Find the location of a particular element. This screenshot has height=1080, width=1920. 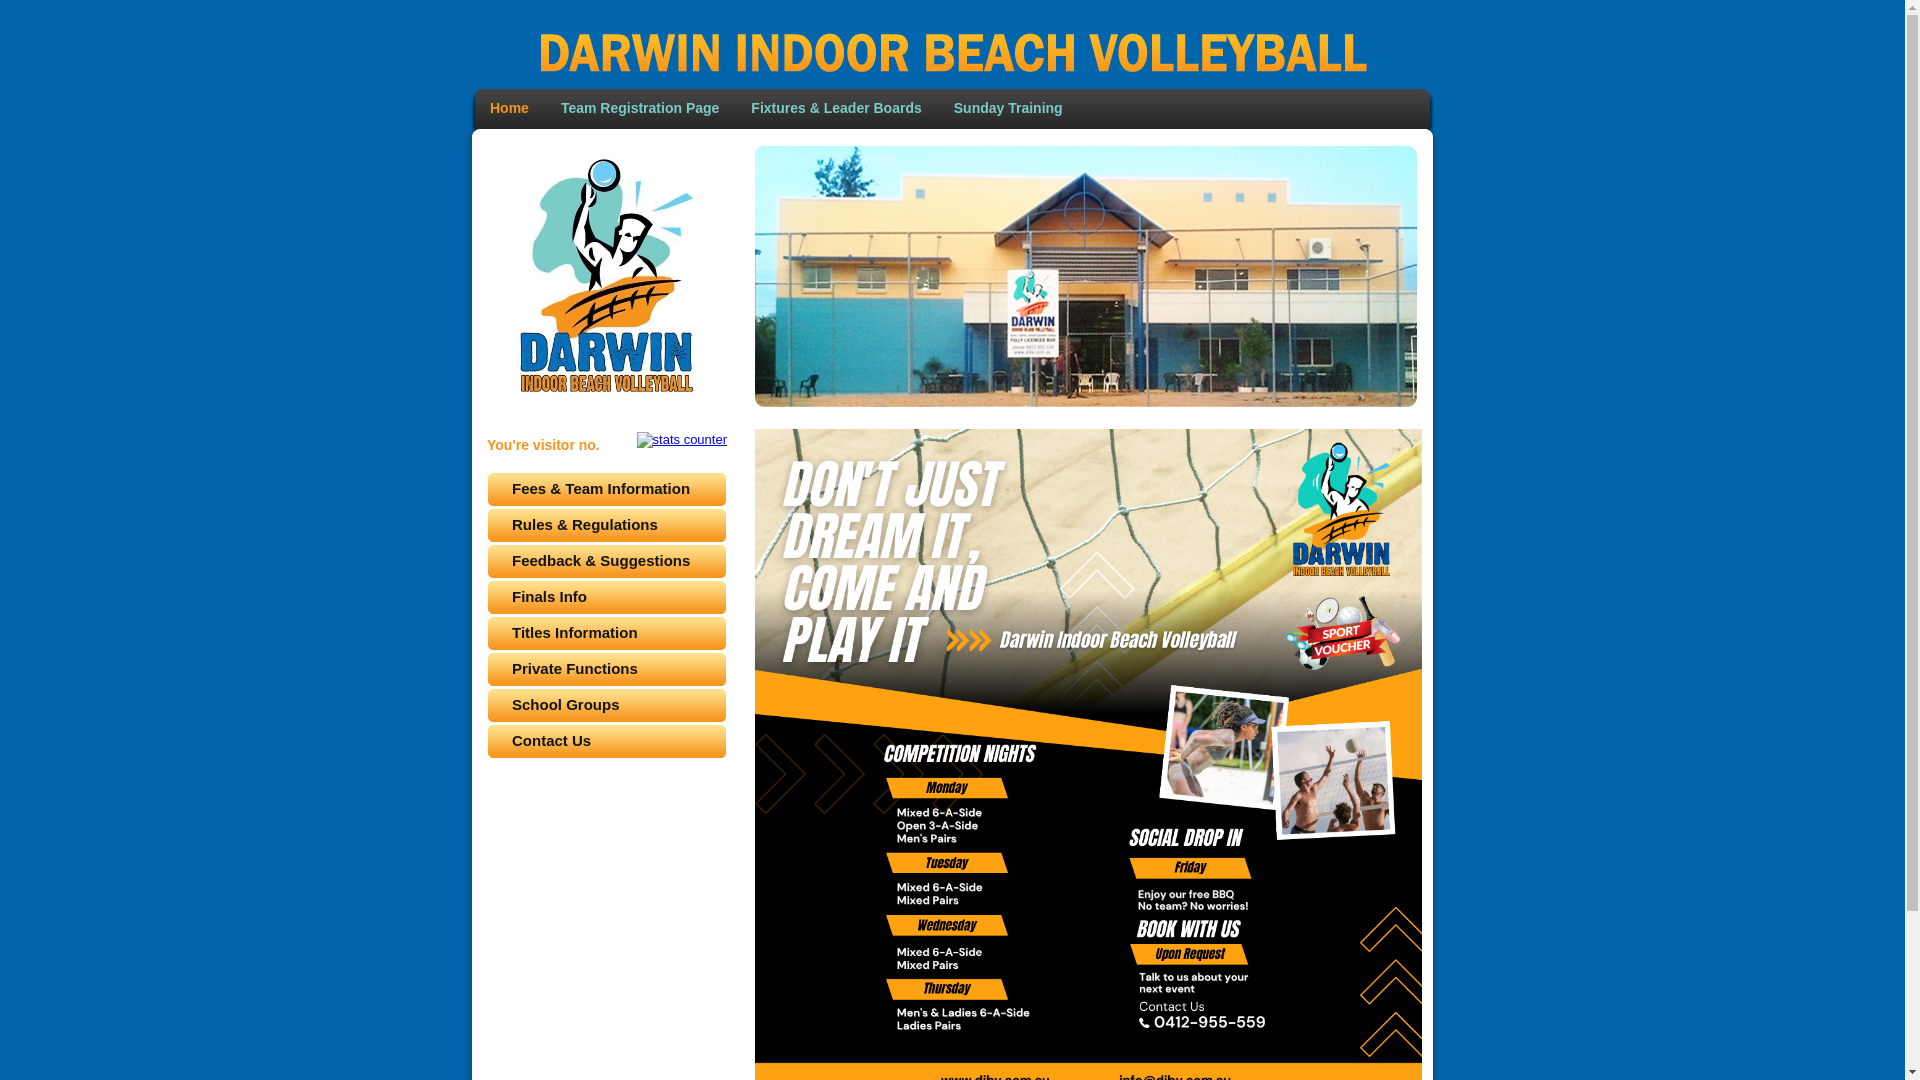

'Fees & Team Information' is located at coordinates (605, 489).